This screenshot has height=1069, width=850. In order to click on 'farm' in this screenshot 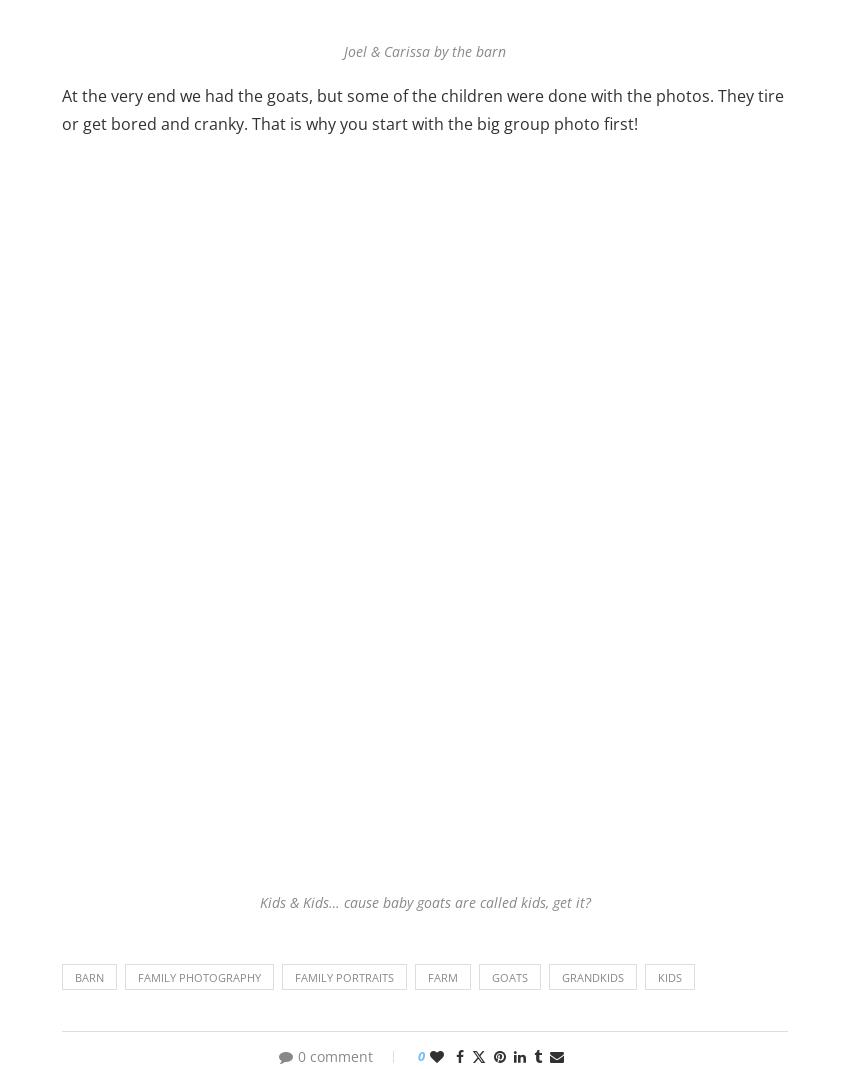, I will do `click(442, 976)`.